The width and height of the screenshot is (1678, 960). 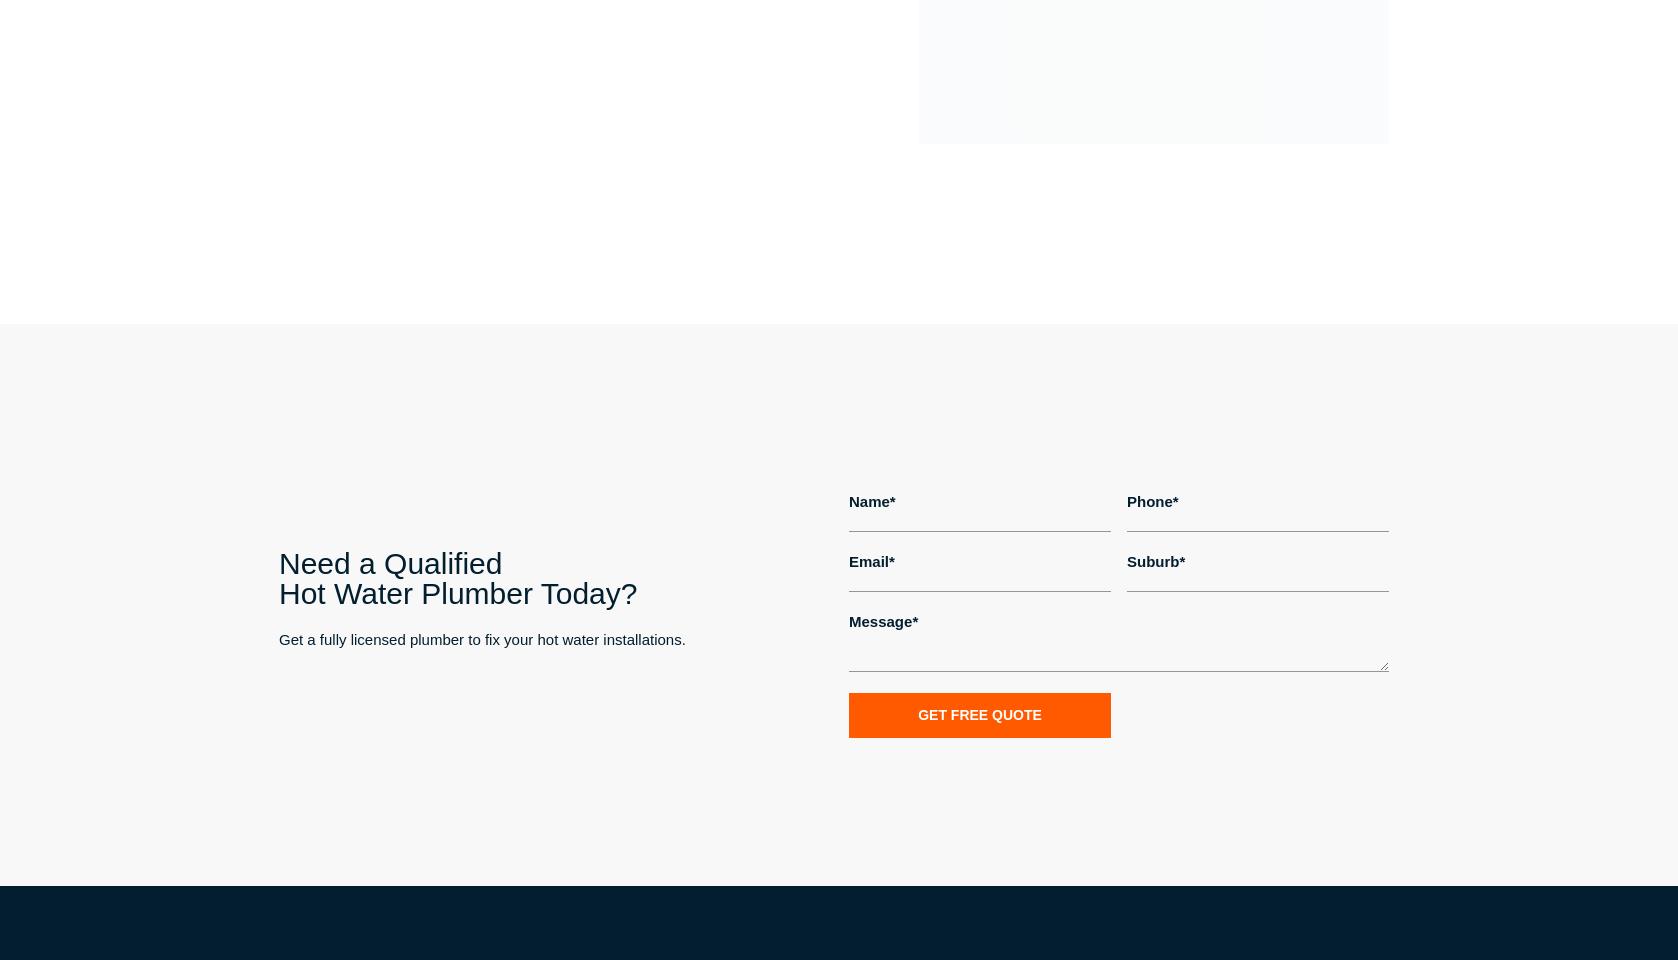 I want to click on 'Phone', so click(x=1149, y=499).